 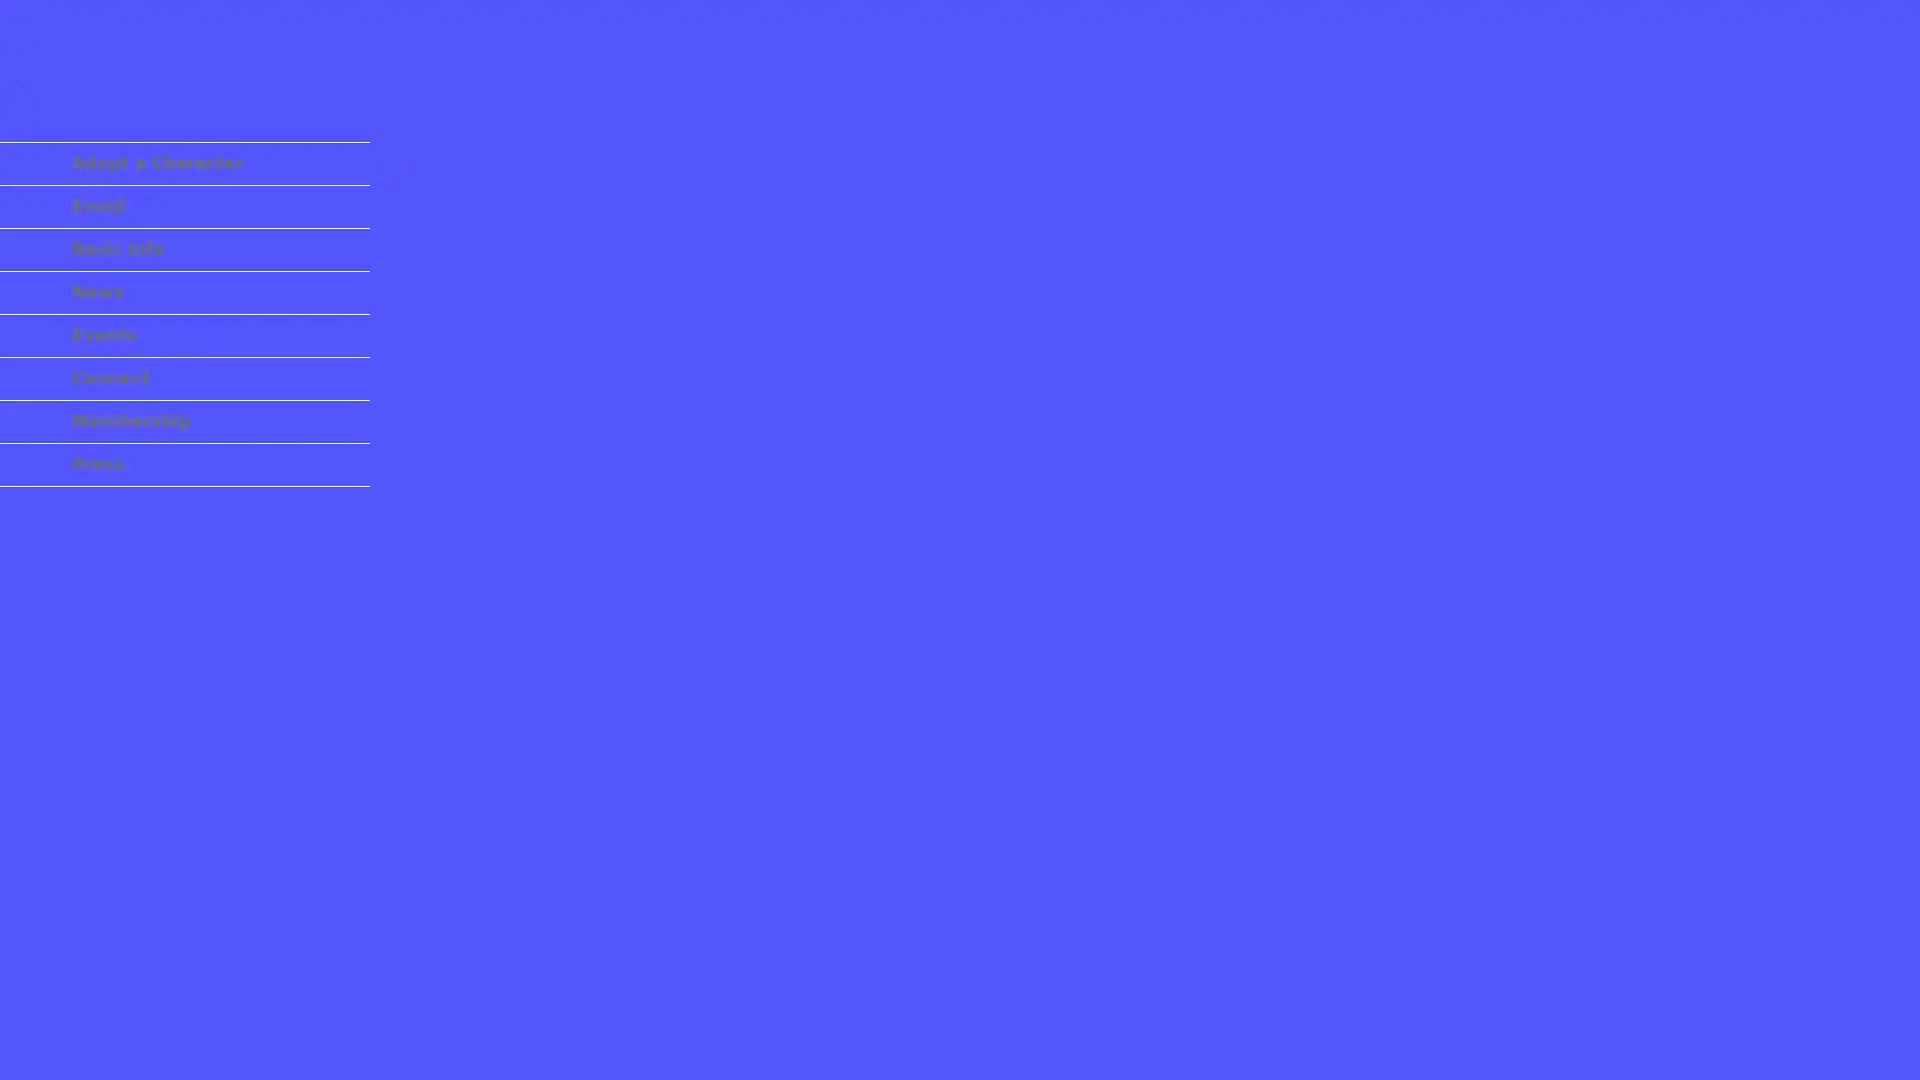 I want to click on U+0B8A, so click(x=1065, y=700).